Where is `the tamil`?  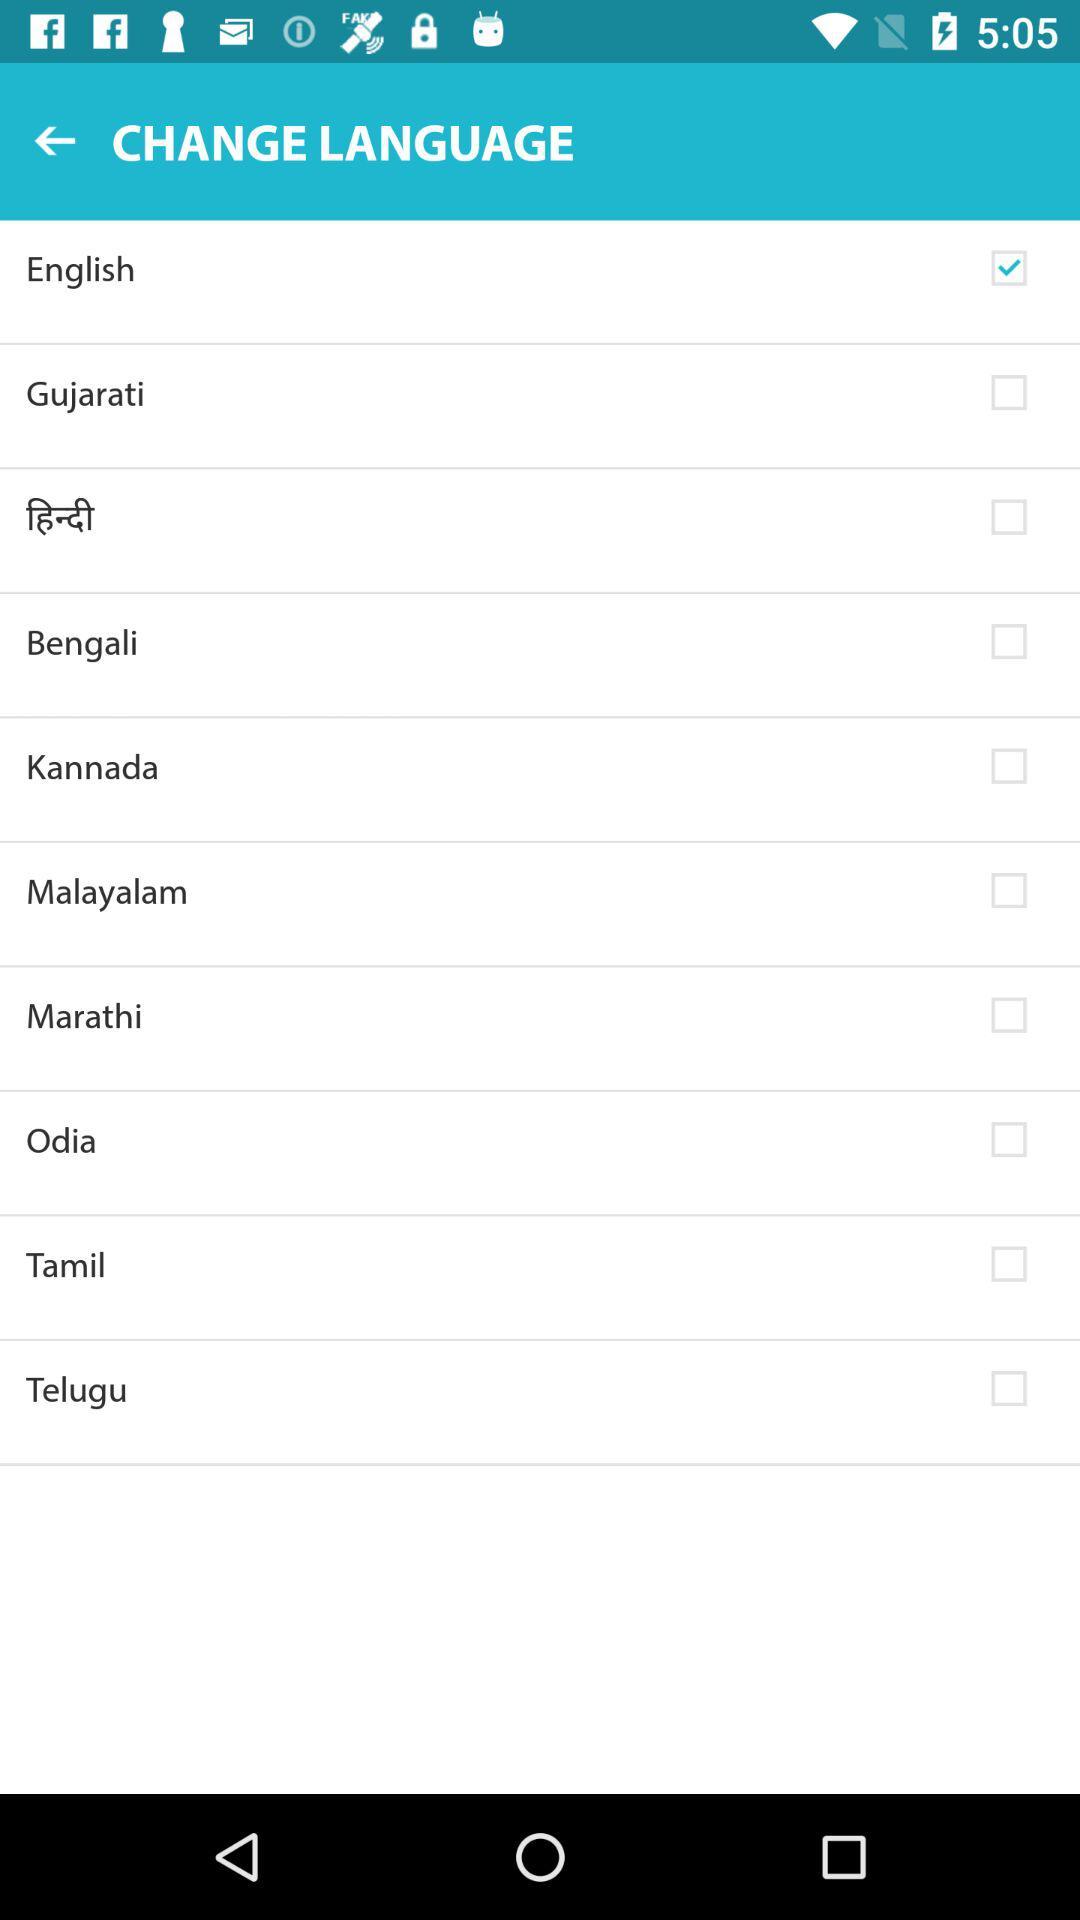
the tamil is located at coordinates (495, 1263).